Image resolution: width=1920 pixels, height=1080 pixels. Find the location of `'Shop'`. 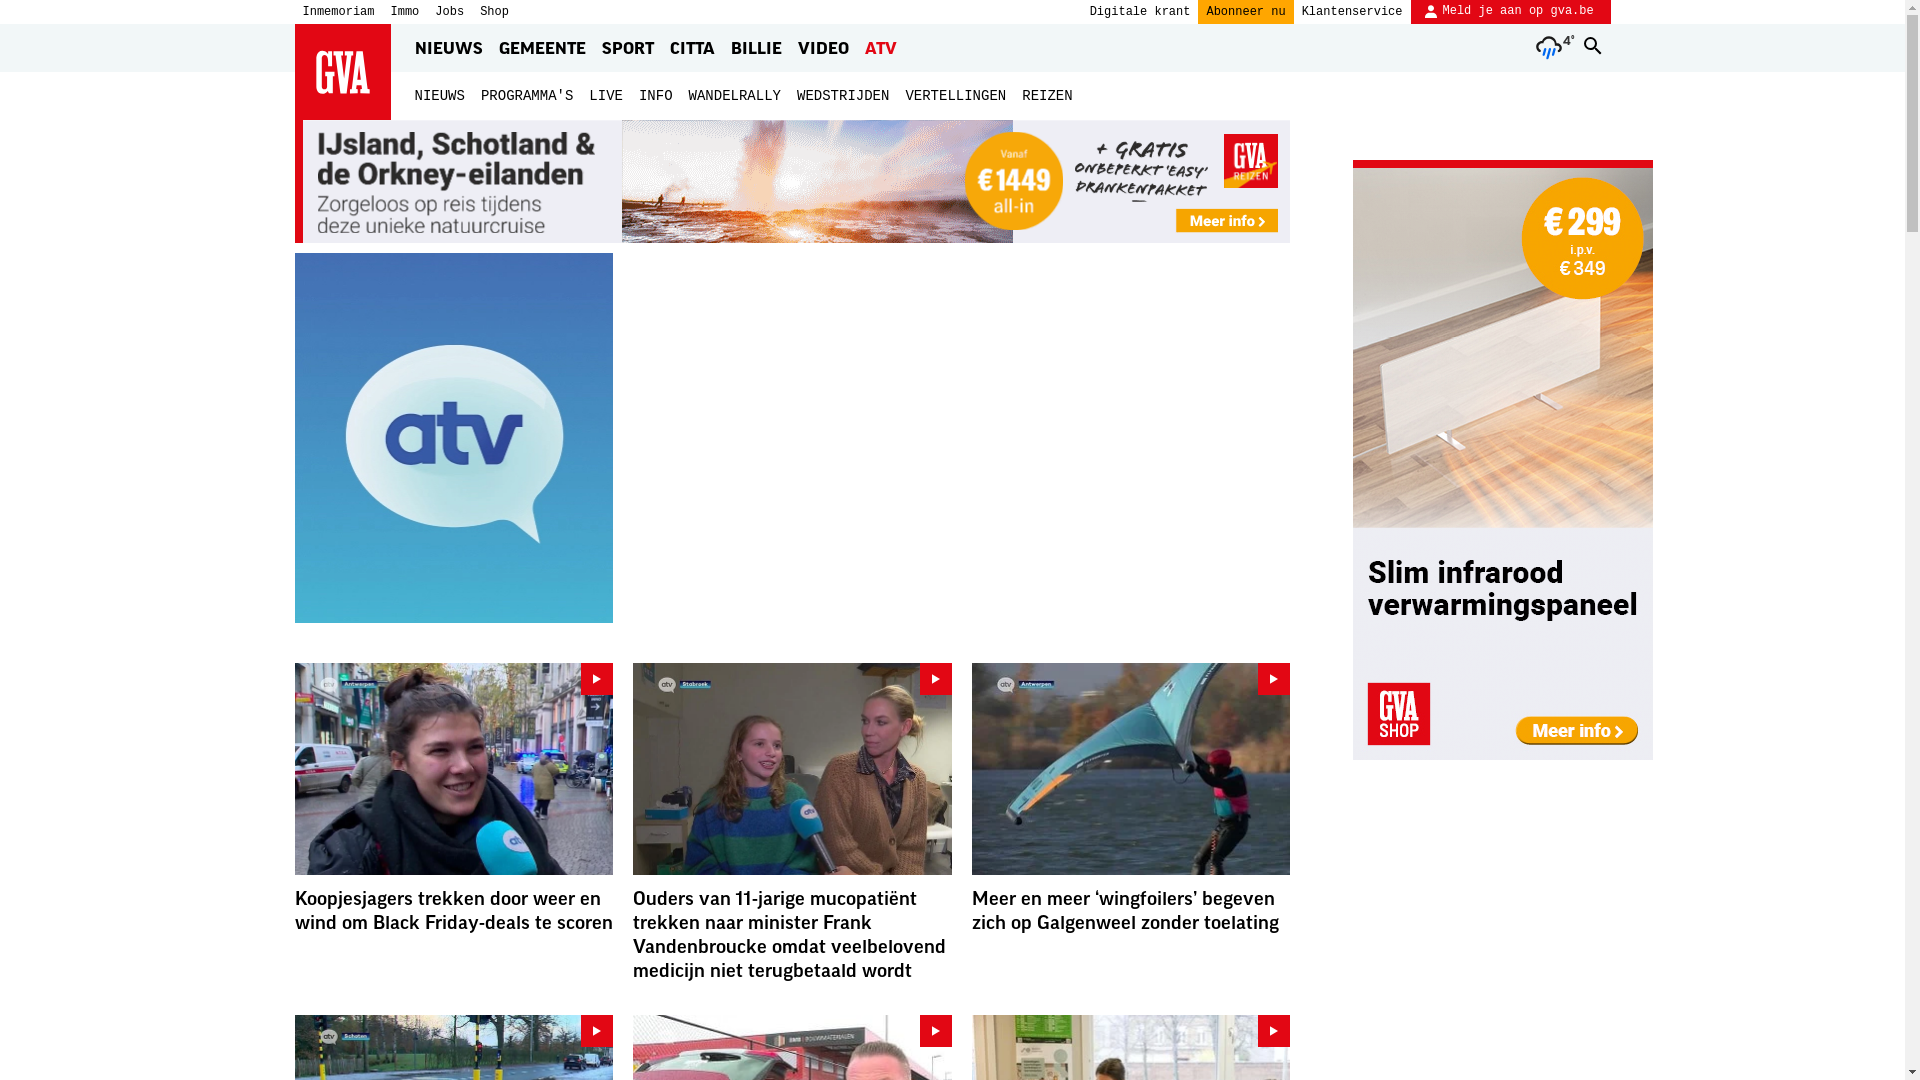

'Shop' is located at coordinates (494, 11).